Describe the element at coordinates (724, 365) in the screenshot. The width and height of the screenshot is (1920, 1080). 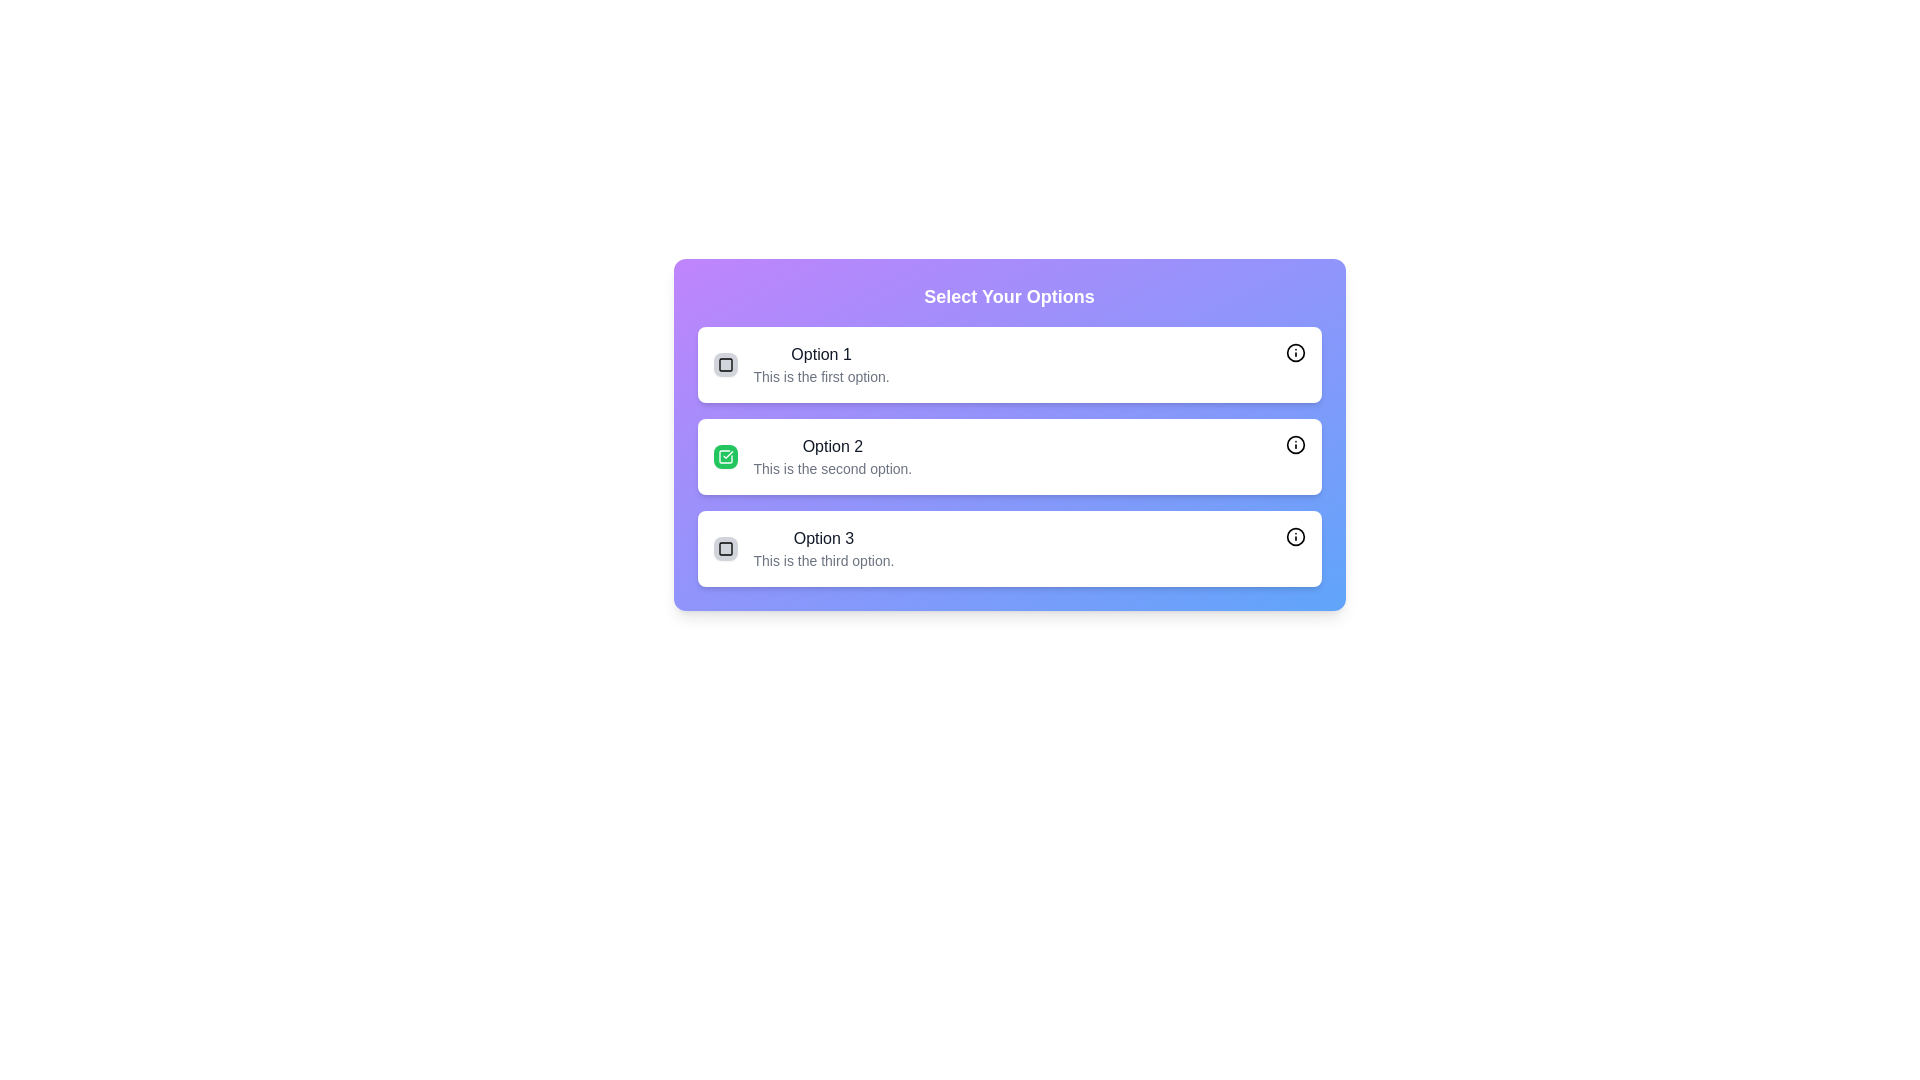
I see `the checkbox with a red border located inside the button of the first option labeled 'Option 1'` at that location.